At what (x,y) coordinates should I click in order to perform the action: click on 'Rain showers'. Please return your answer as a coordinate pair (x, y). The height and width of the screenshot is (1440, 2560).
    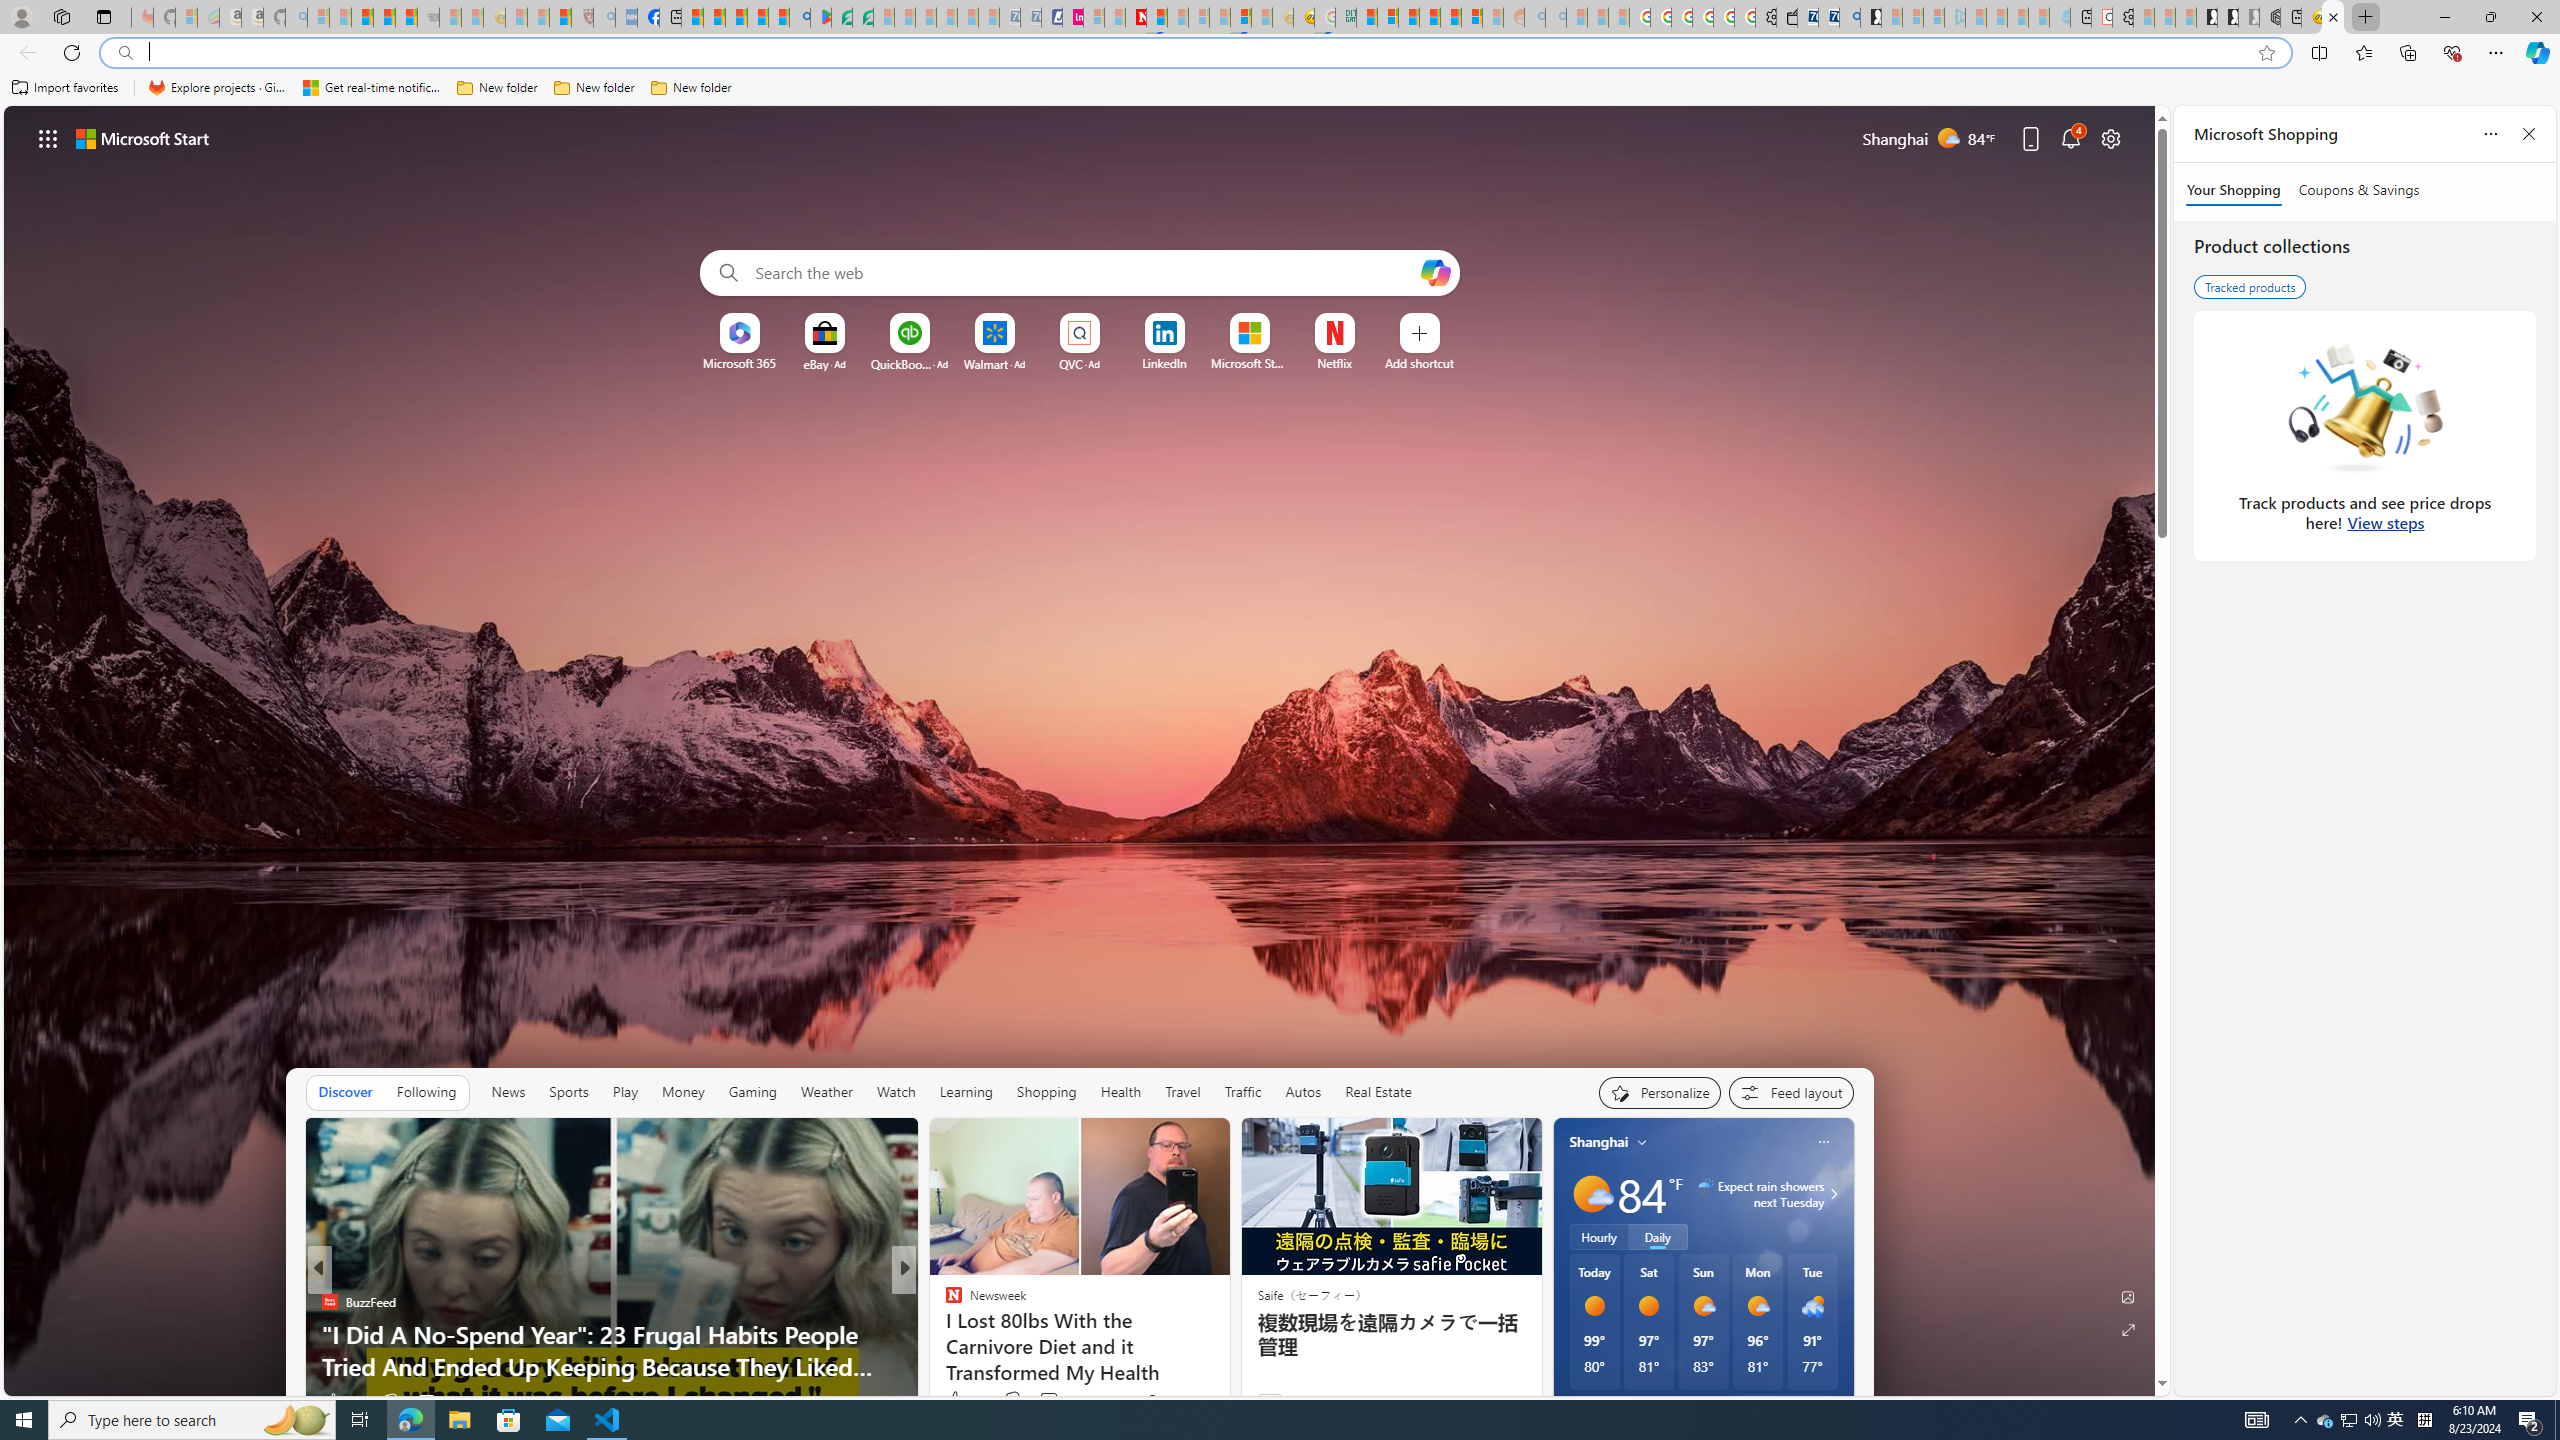
    Looking at the image, I should click on (1811, 1305).